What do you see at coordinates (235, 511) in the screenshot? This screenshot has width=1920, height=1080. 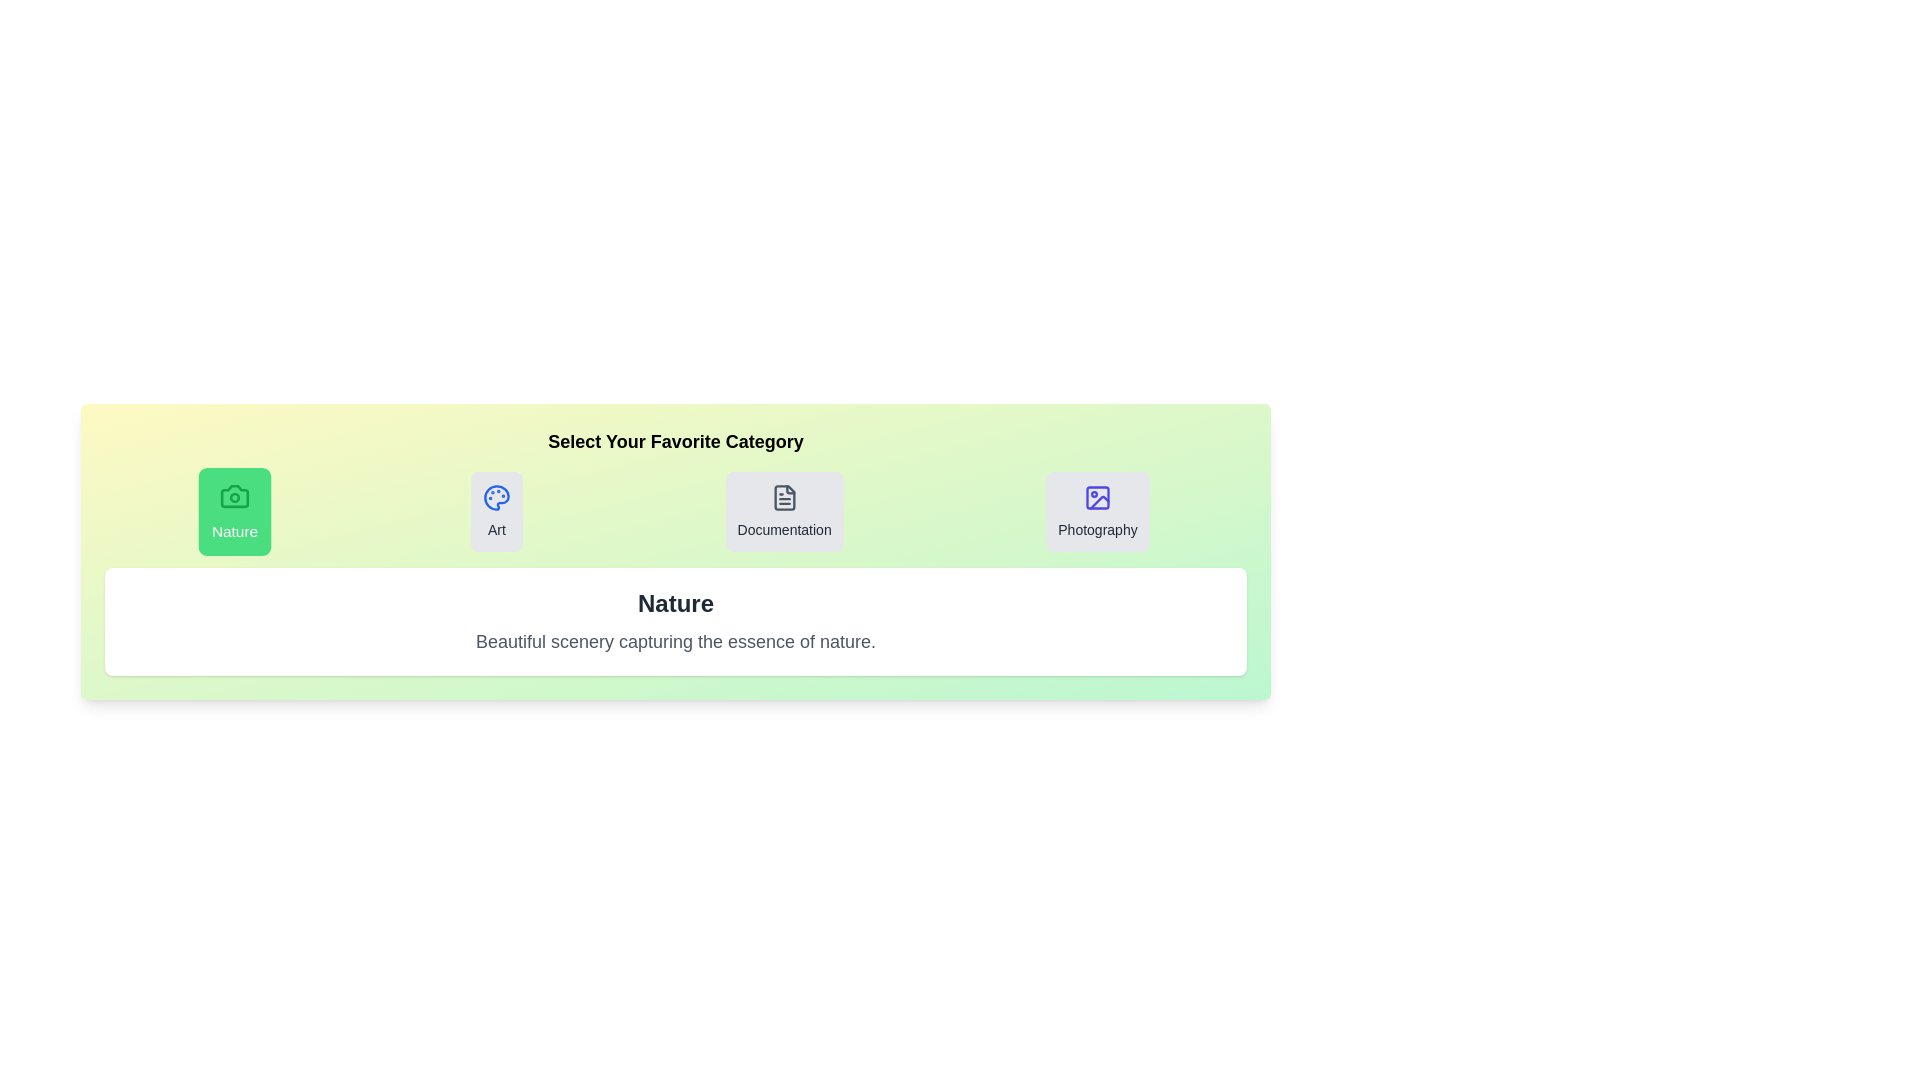 I see `the 'Nature' category tab` at bounding box center [235, 511].